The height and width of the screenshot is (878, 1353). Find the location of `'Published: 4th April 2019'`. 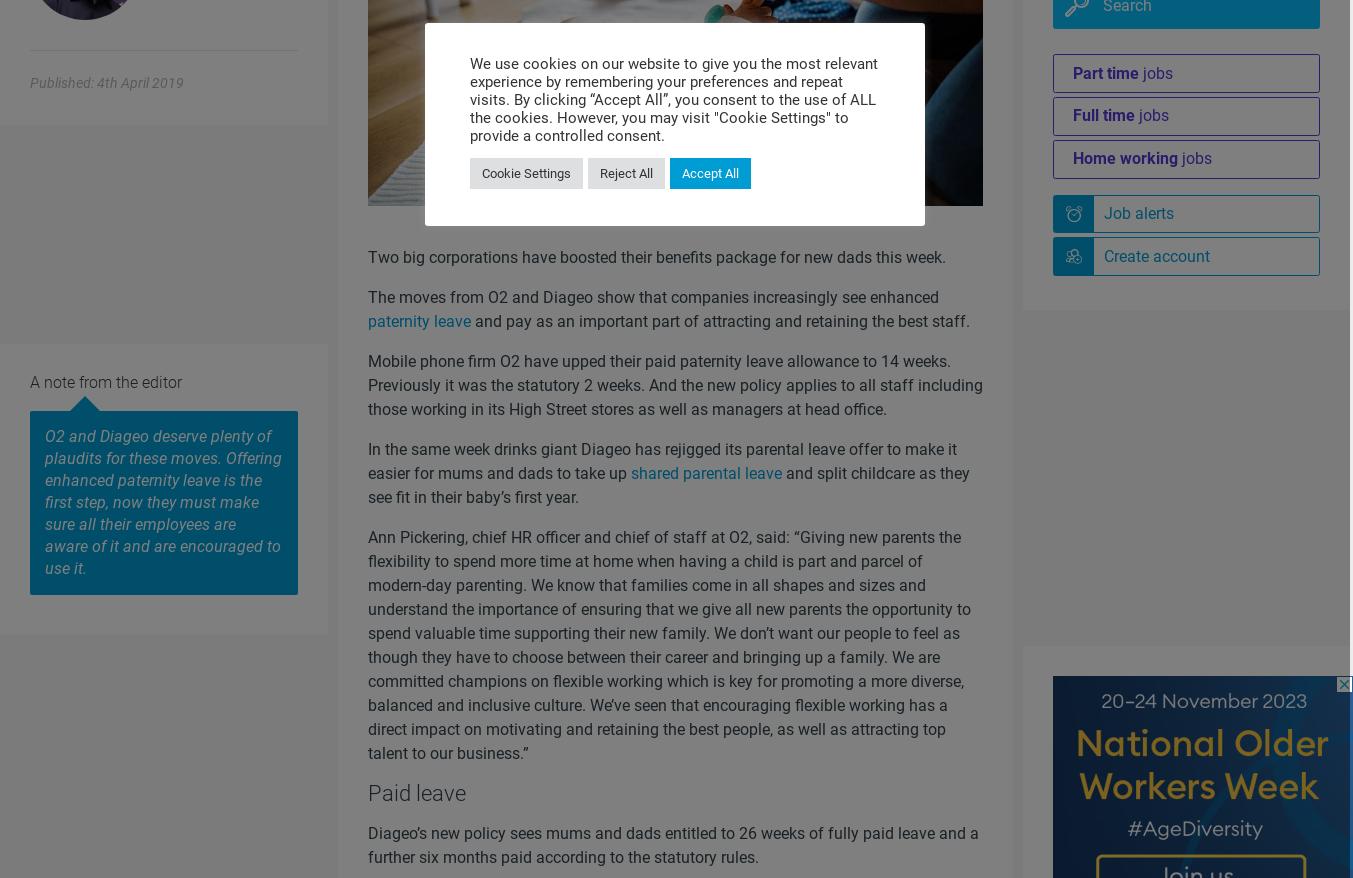

'Published: 4th April 2019' is located at coordinates (107, 82).